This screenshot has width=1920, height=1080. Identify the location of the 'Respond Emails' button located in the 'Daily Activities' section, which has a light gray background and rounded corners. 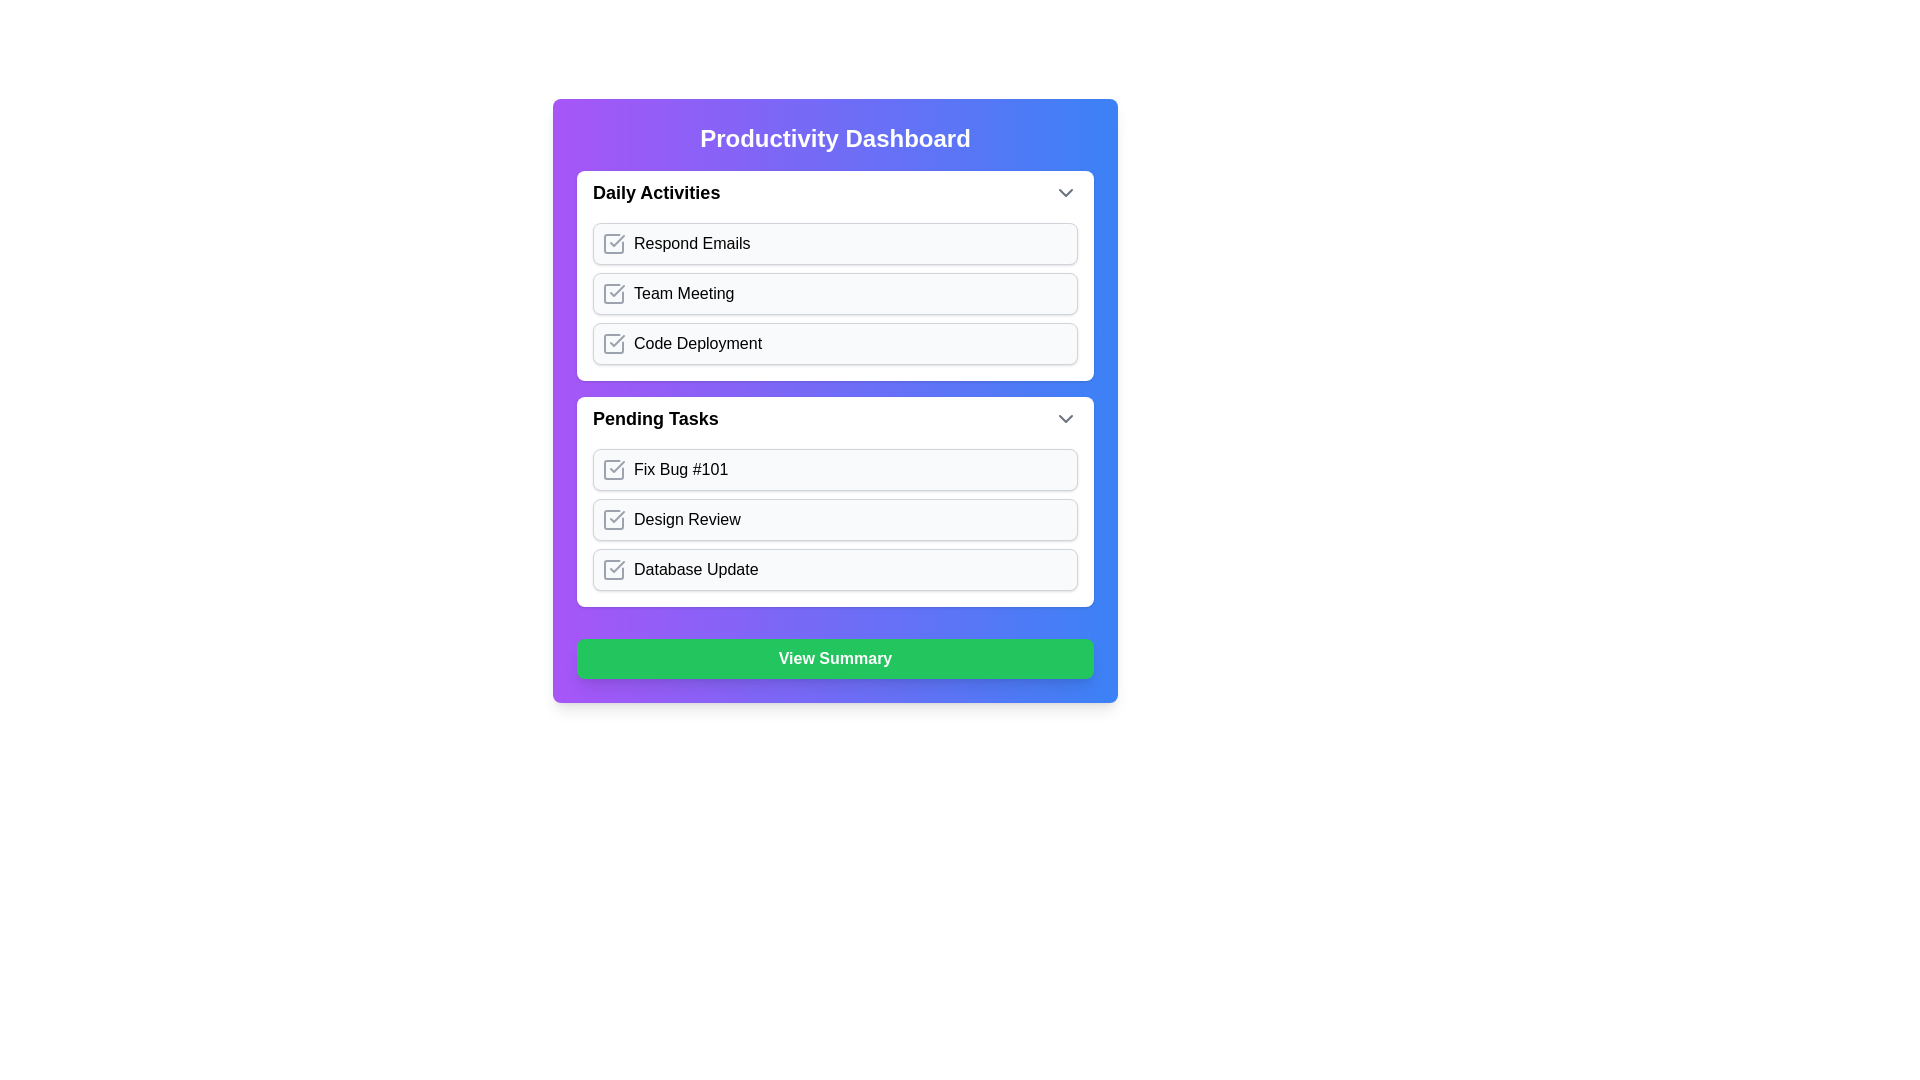
(835, 242).